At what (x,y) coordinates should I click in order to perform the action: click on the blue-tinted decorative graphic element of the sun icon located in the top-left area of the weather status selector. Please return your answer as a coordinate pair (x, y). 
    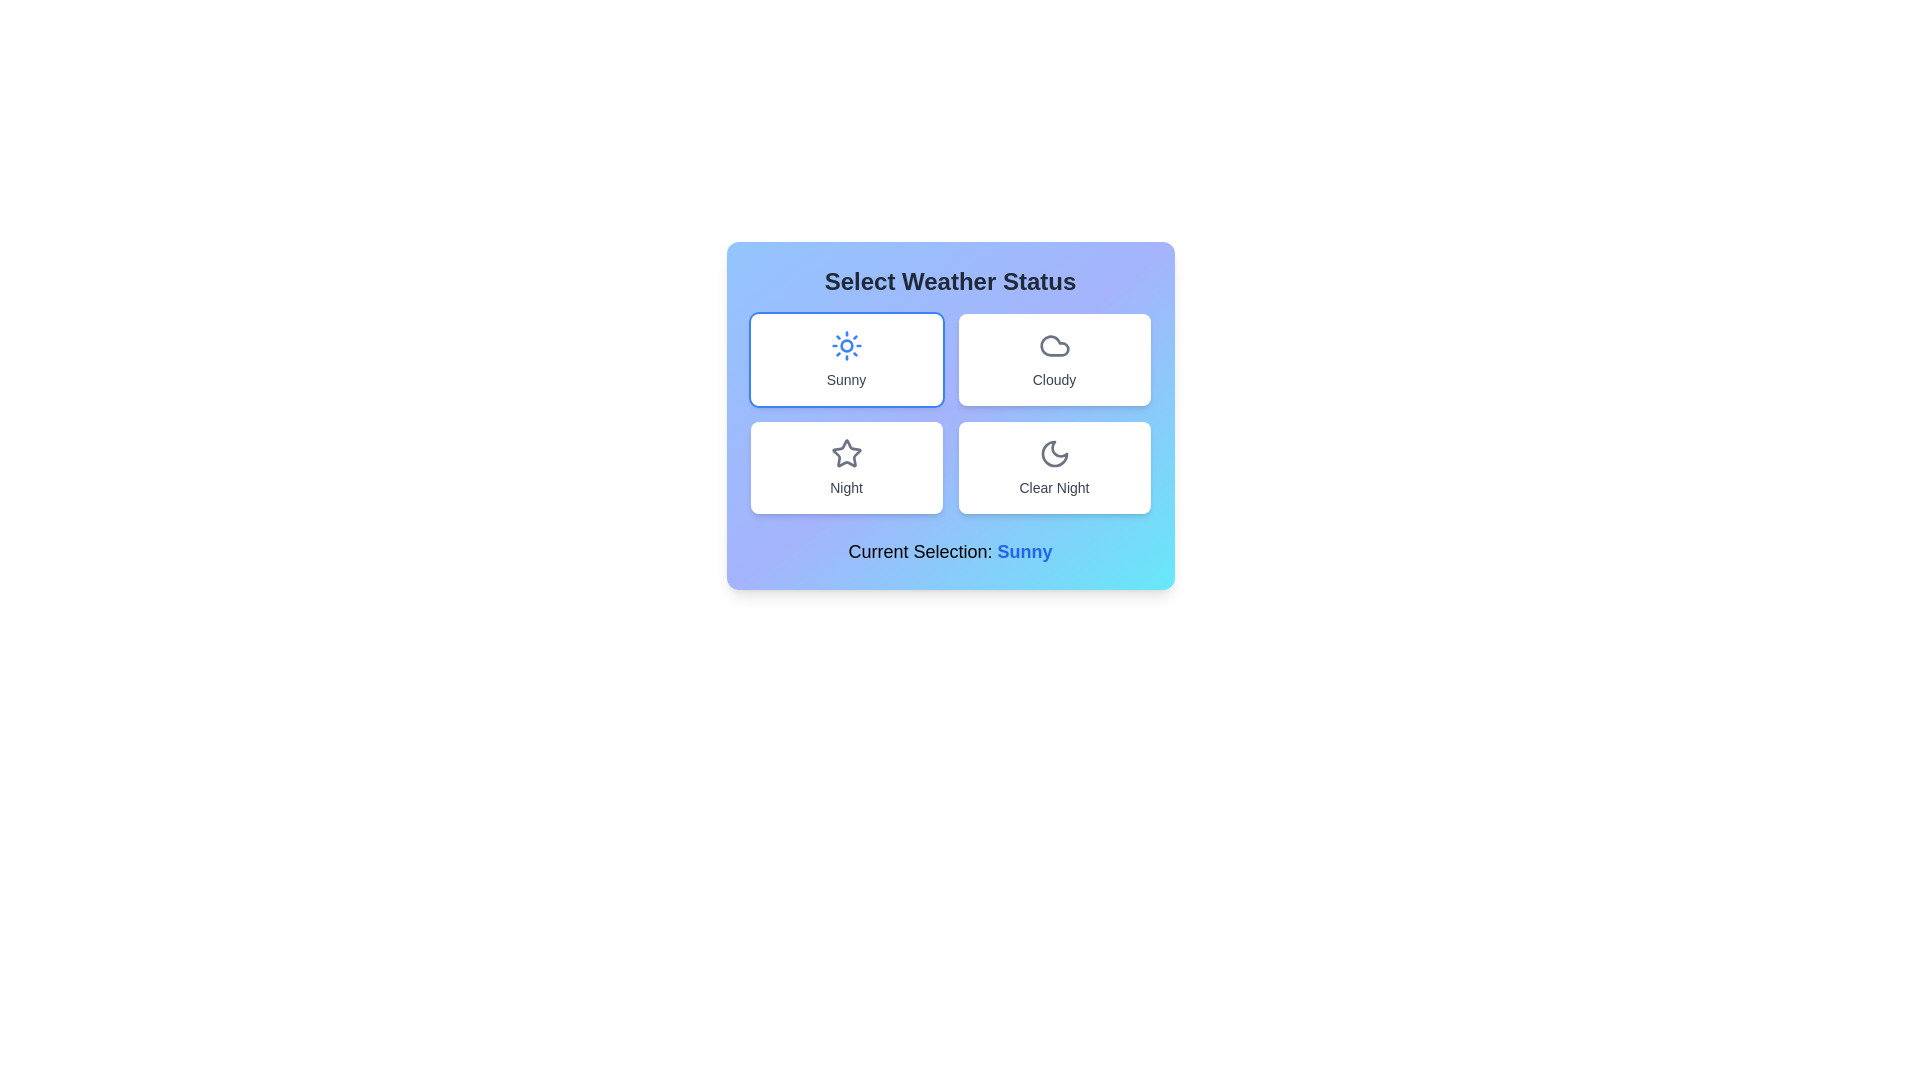
    Looking at the image, I should click on (846, 345).